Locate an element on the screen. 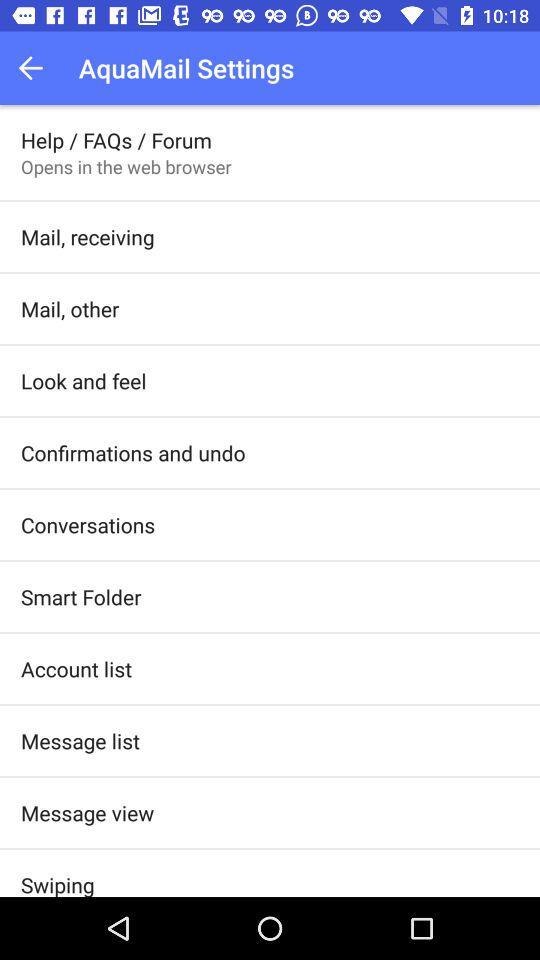 This screenshot has height=960, width=540. the help / faqs / forum is located at coordinates (116, 139).